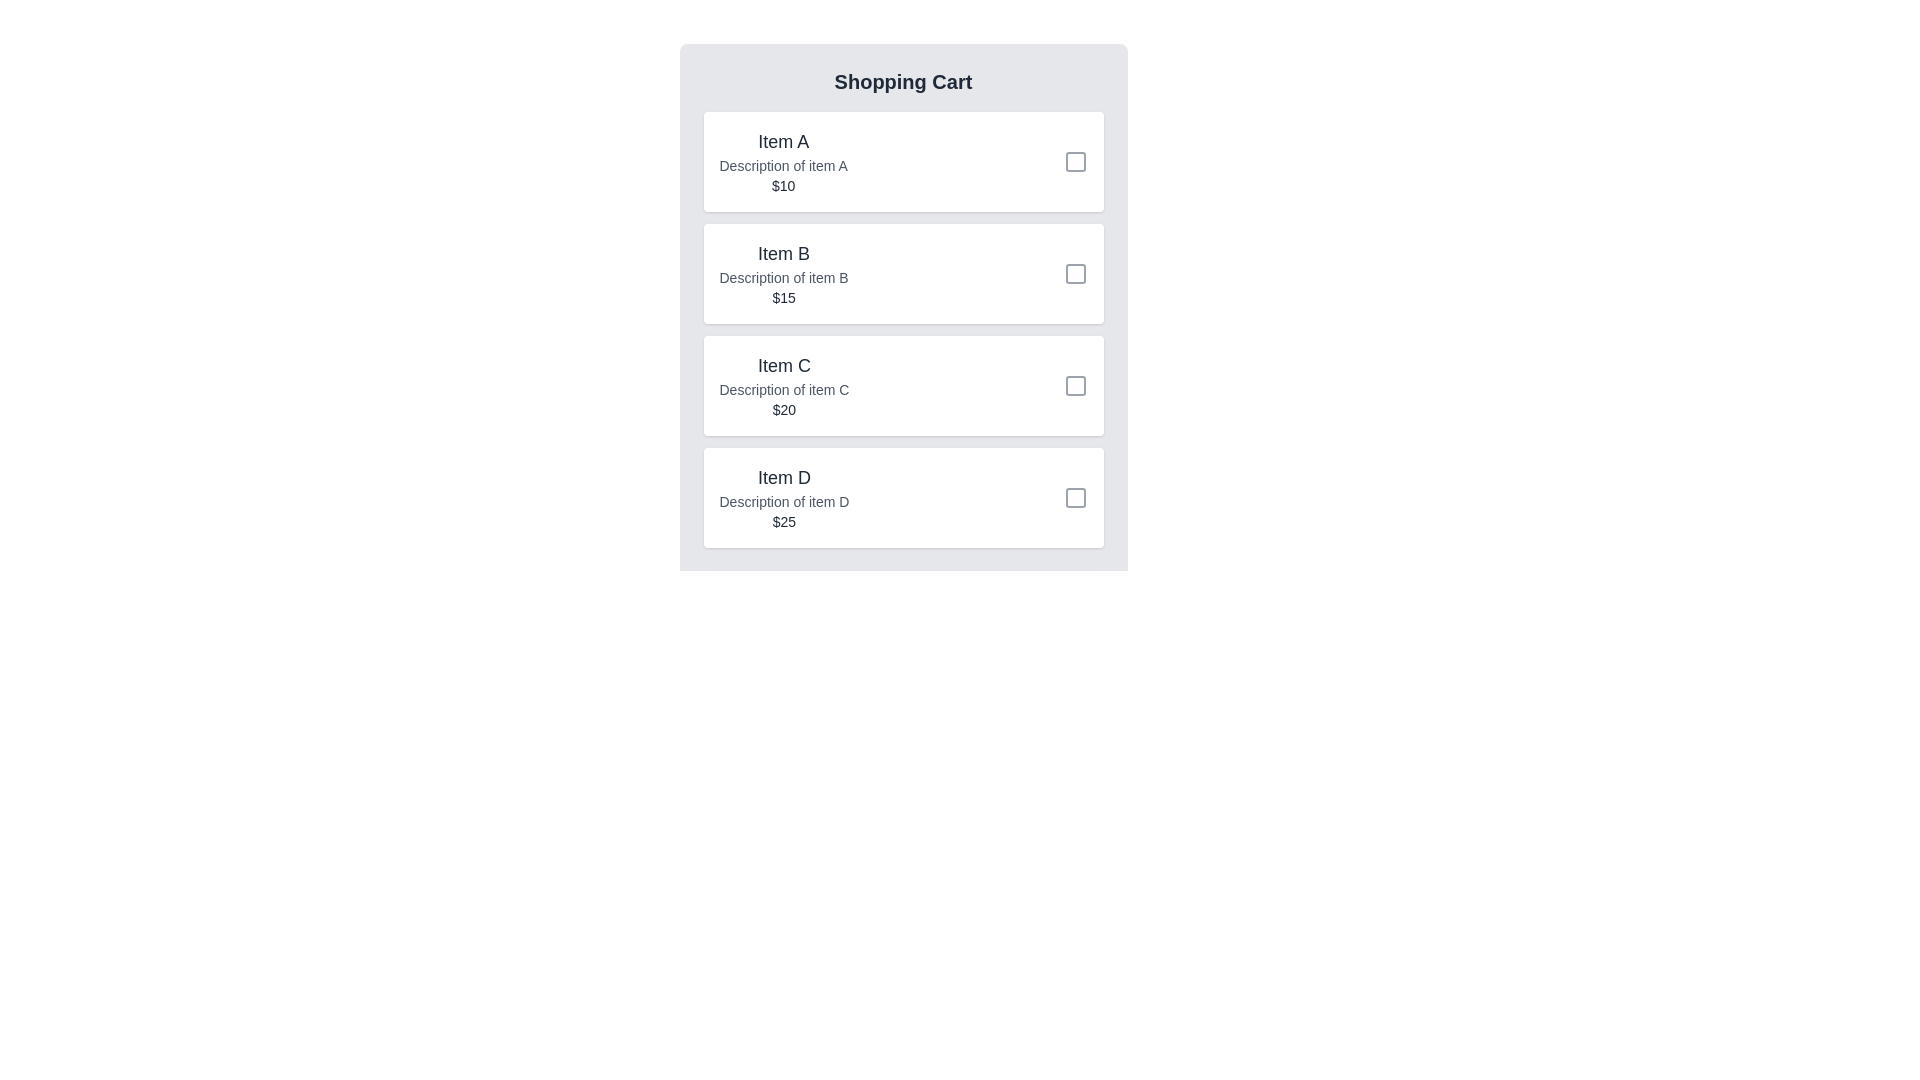  What do you see at coordinates (1074, 273) in the screenshot?
I see `the rectangular-shaped icon with rounded corners located to the right of the text information for 'Item B'` at bounding box center [1074, 273].